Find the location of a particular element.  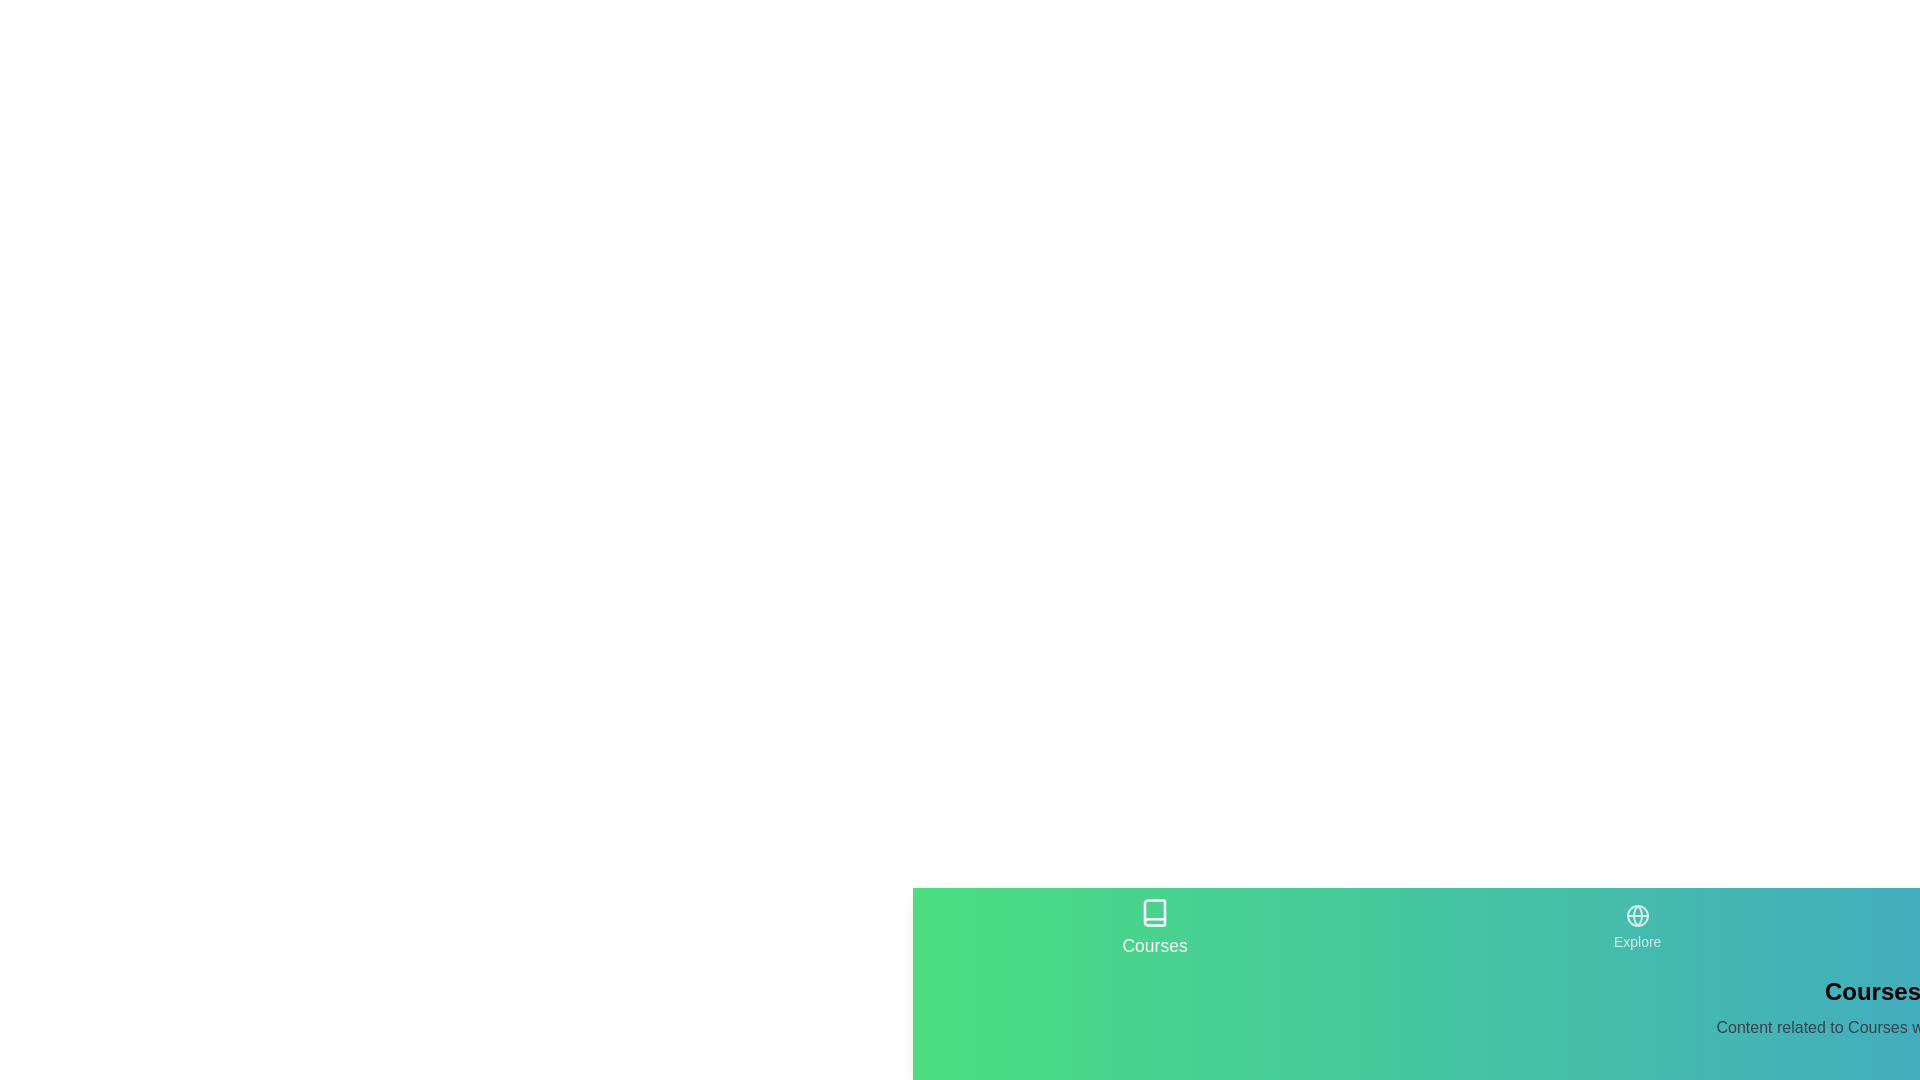

the Courses tab by clicking on its icon or label is located at coordinates (1155, 928).